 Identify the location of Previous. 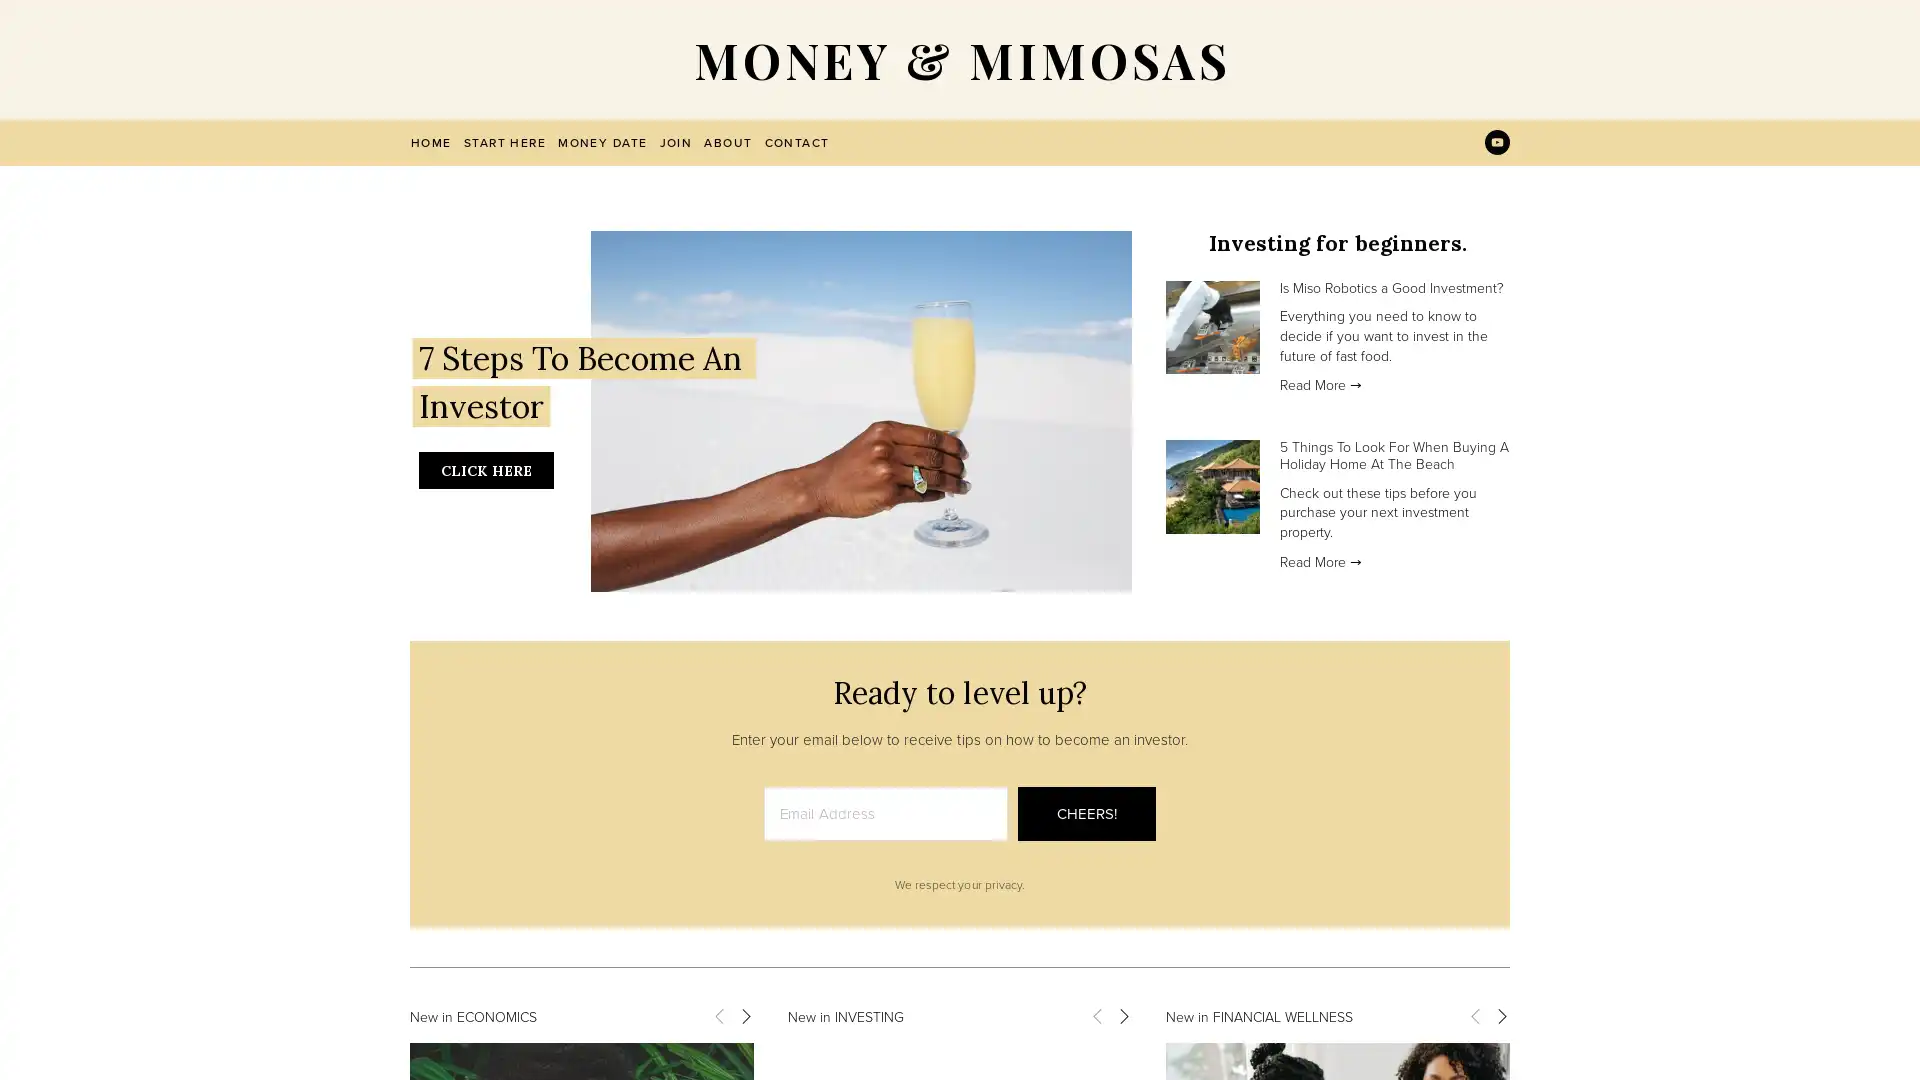
(1474, 1014).